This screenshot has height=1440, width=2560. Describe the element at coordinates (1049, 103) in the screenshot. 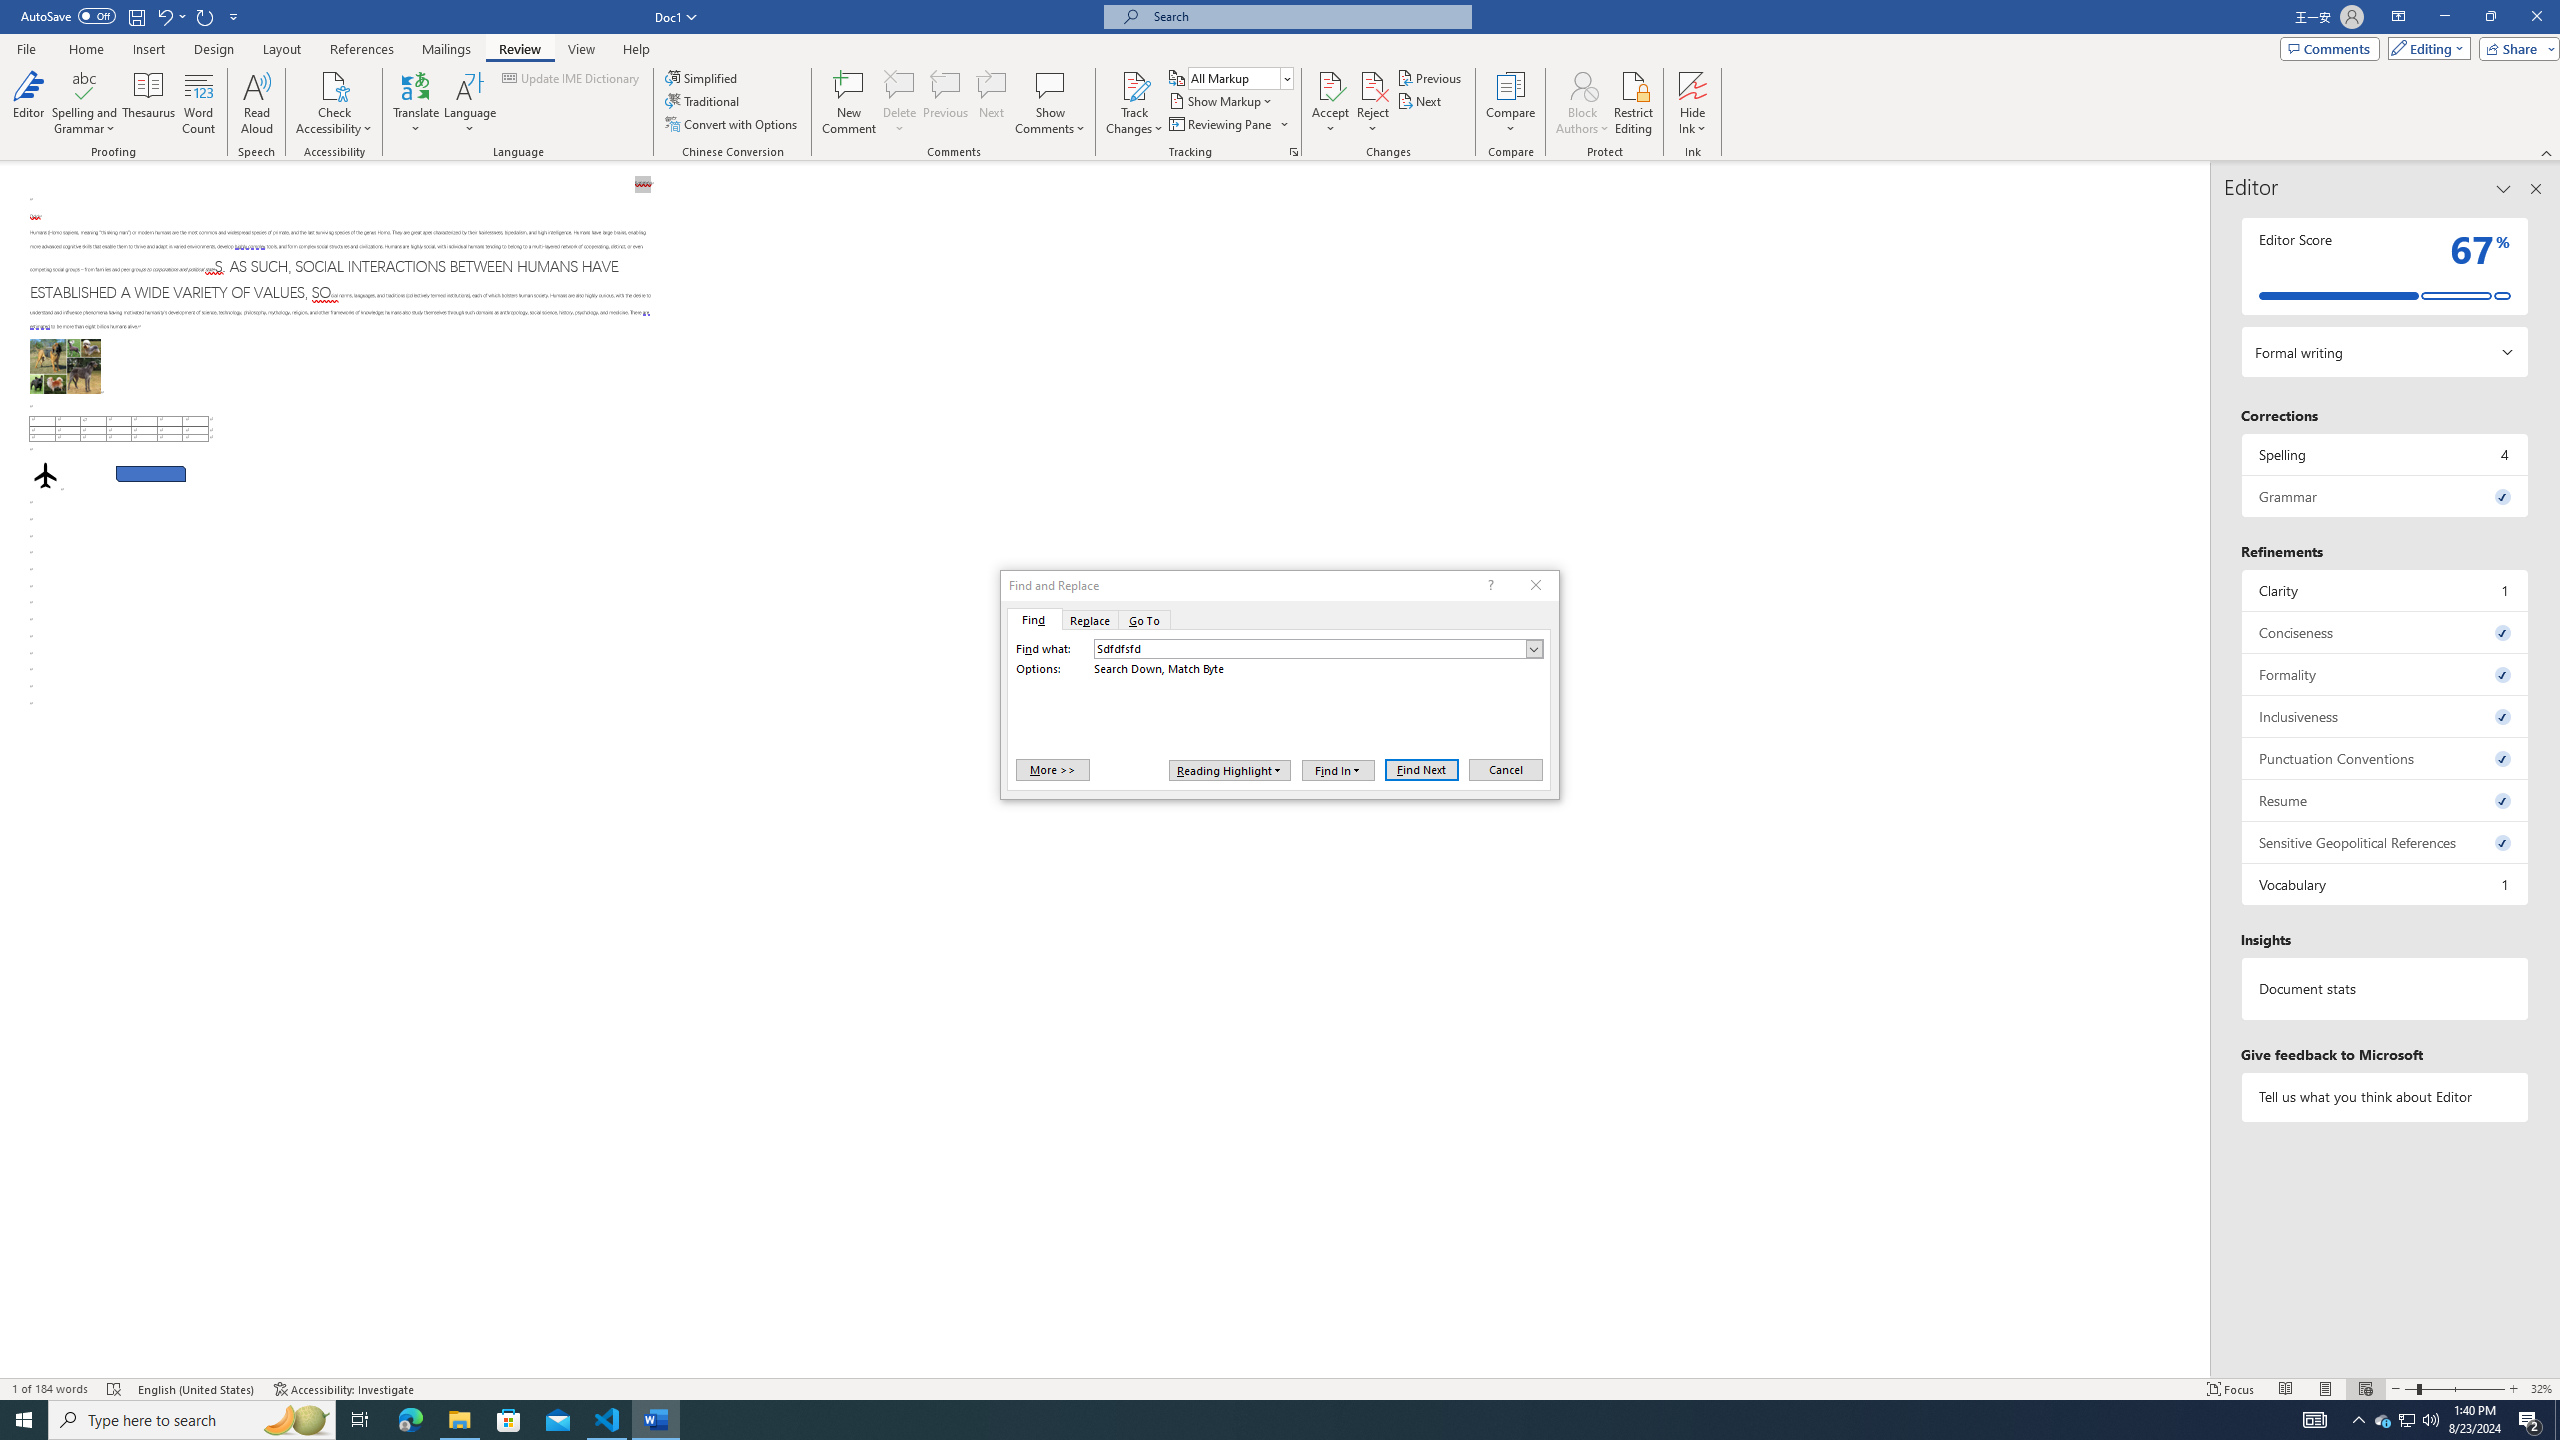

I see `'Show Comments'` at that location.